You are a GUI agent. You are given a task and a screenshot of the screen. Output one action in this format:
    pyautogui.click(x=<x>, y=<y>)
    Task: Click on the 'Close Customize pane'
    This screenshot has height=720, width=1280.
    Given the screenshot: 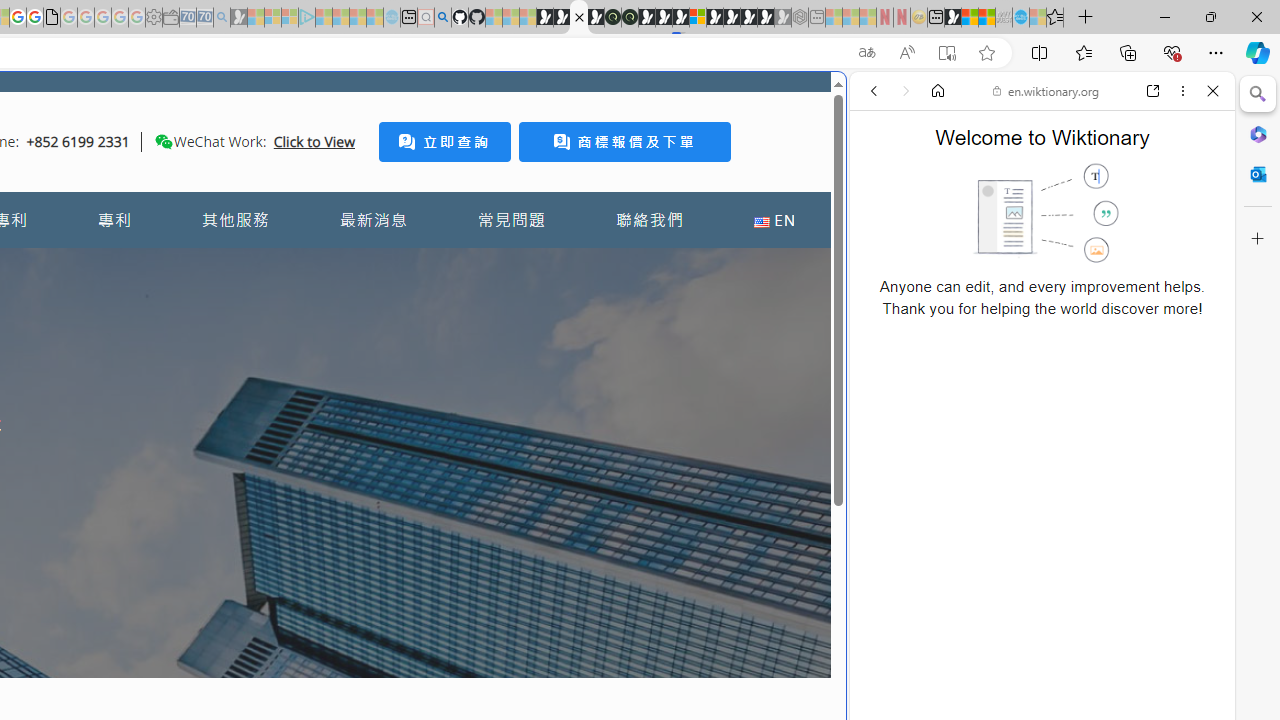 What is the action you would take?
    pyautogui.click(x=1257, y=238)
    